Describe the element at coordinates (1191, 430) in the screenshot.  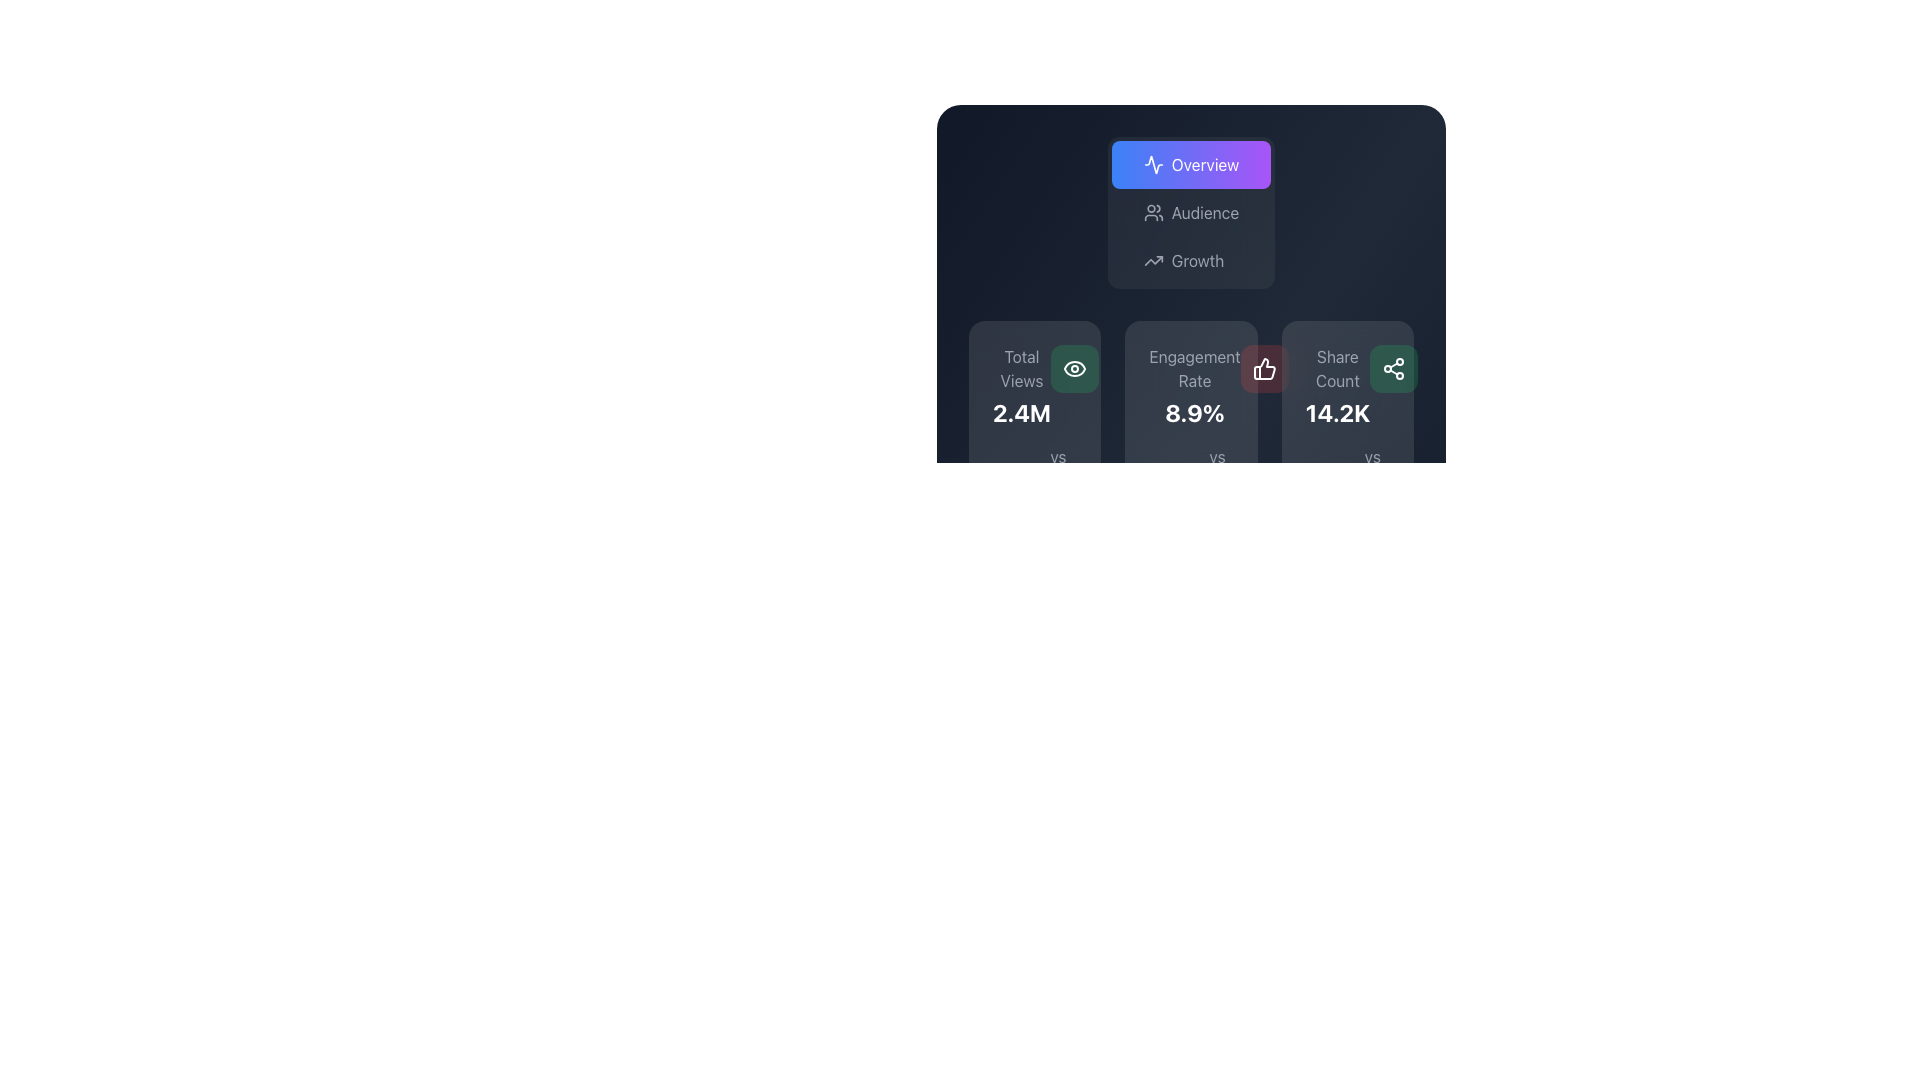
I see `engagement rate percentage displayed in bold white text on the card labeled 'Engagement Rate', which is the second card among three similar cards` at that location.